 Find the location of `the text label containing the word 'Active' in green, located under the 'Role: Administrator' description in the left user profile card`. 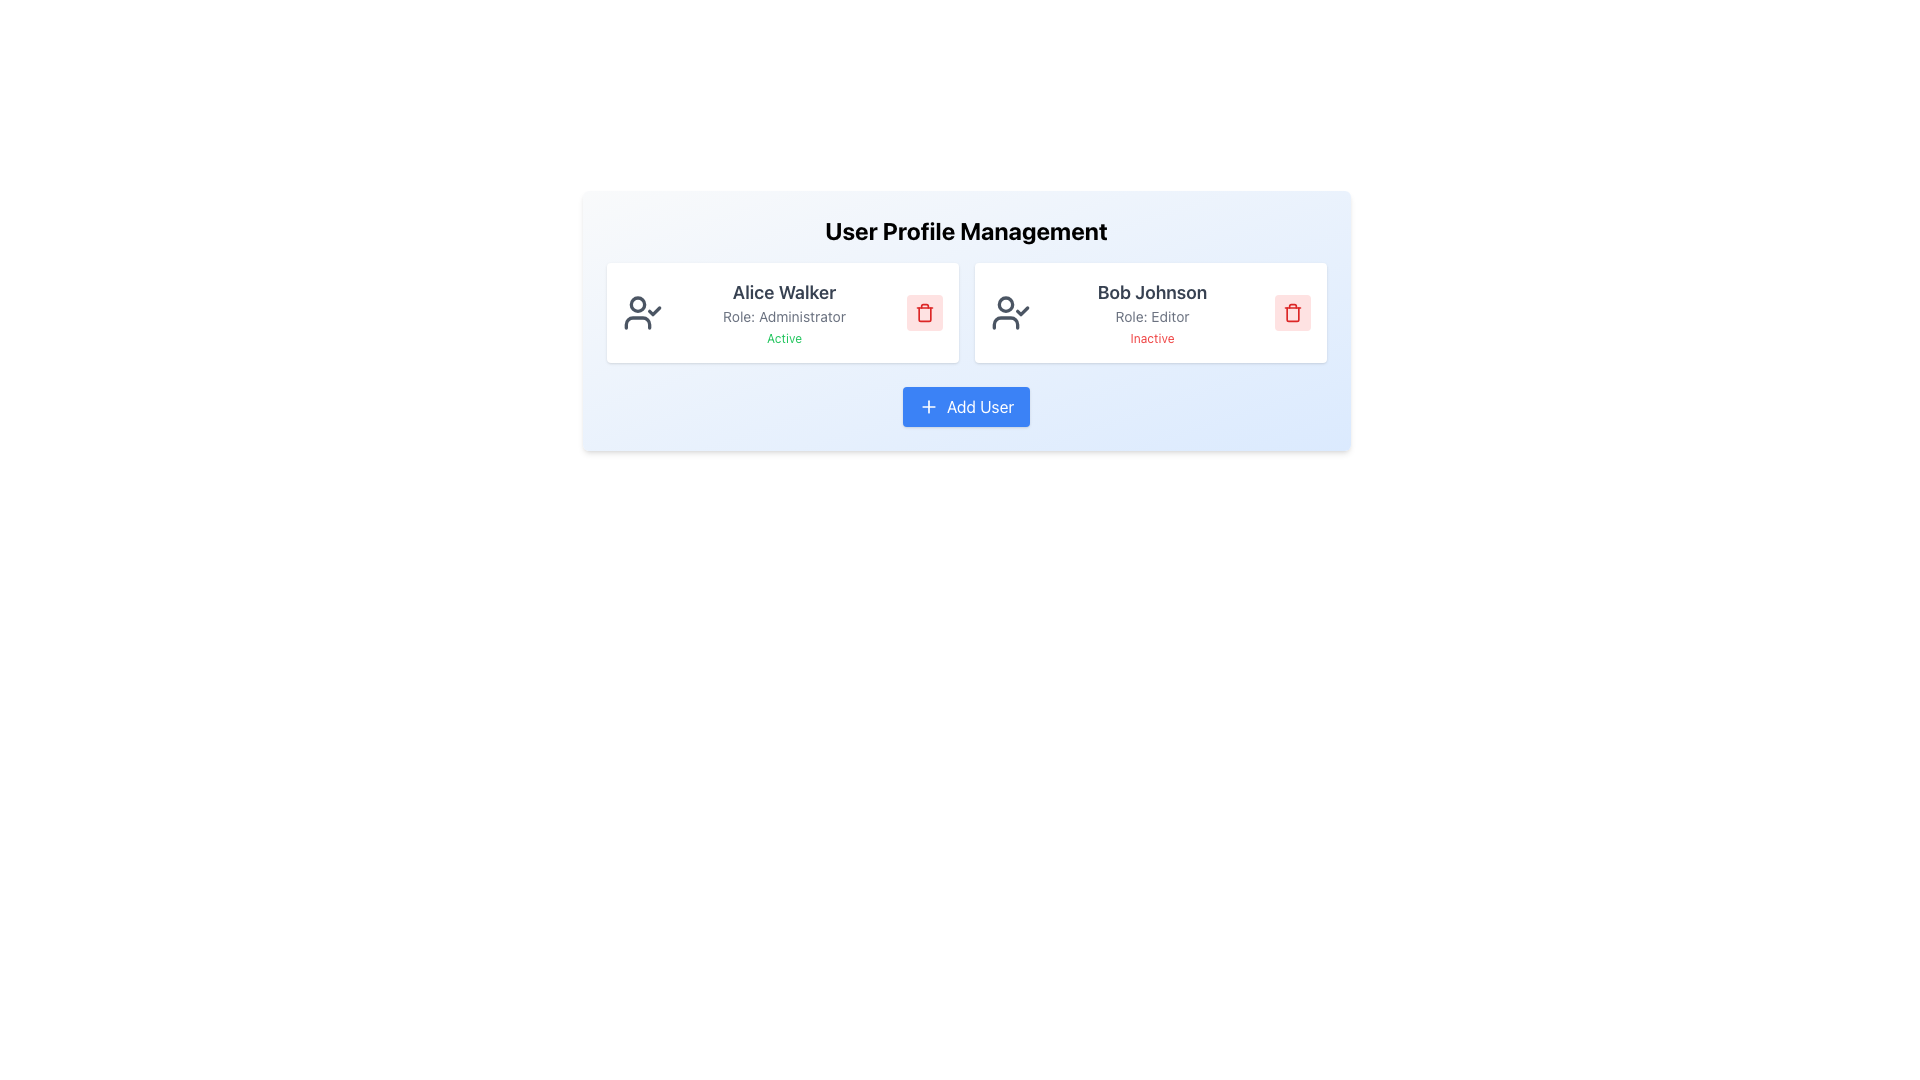

the text label containing the word 'Active' in green, located under the 'Role: Administrator' description in the left user profile card is located at coordinates (783, 338).